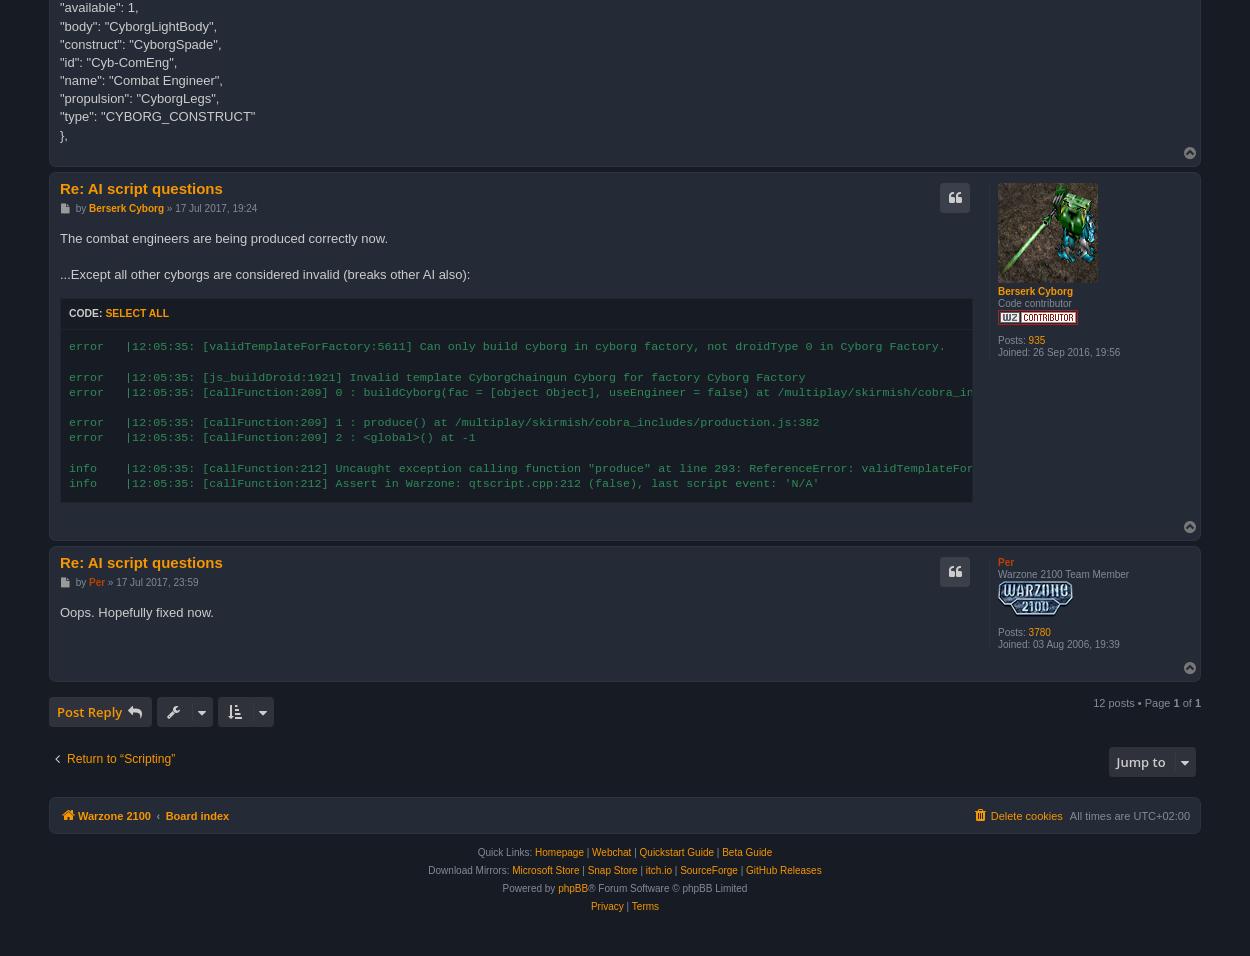  What do you see at coordinates (572, 888) in the screenshot?
I see `'phpBB'` at bounding box center [572, 888].